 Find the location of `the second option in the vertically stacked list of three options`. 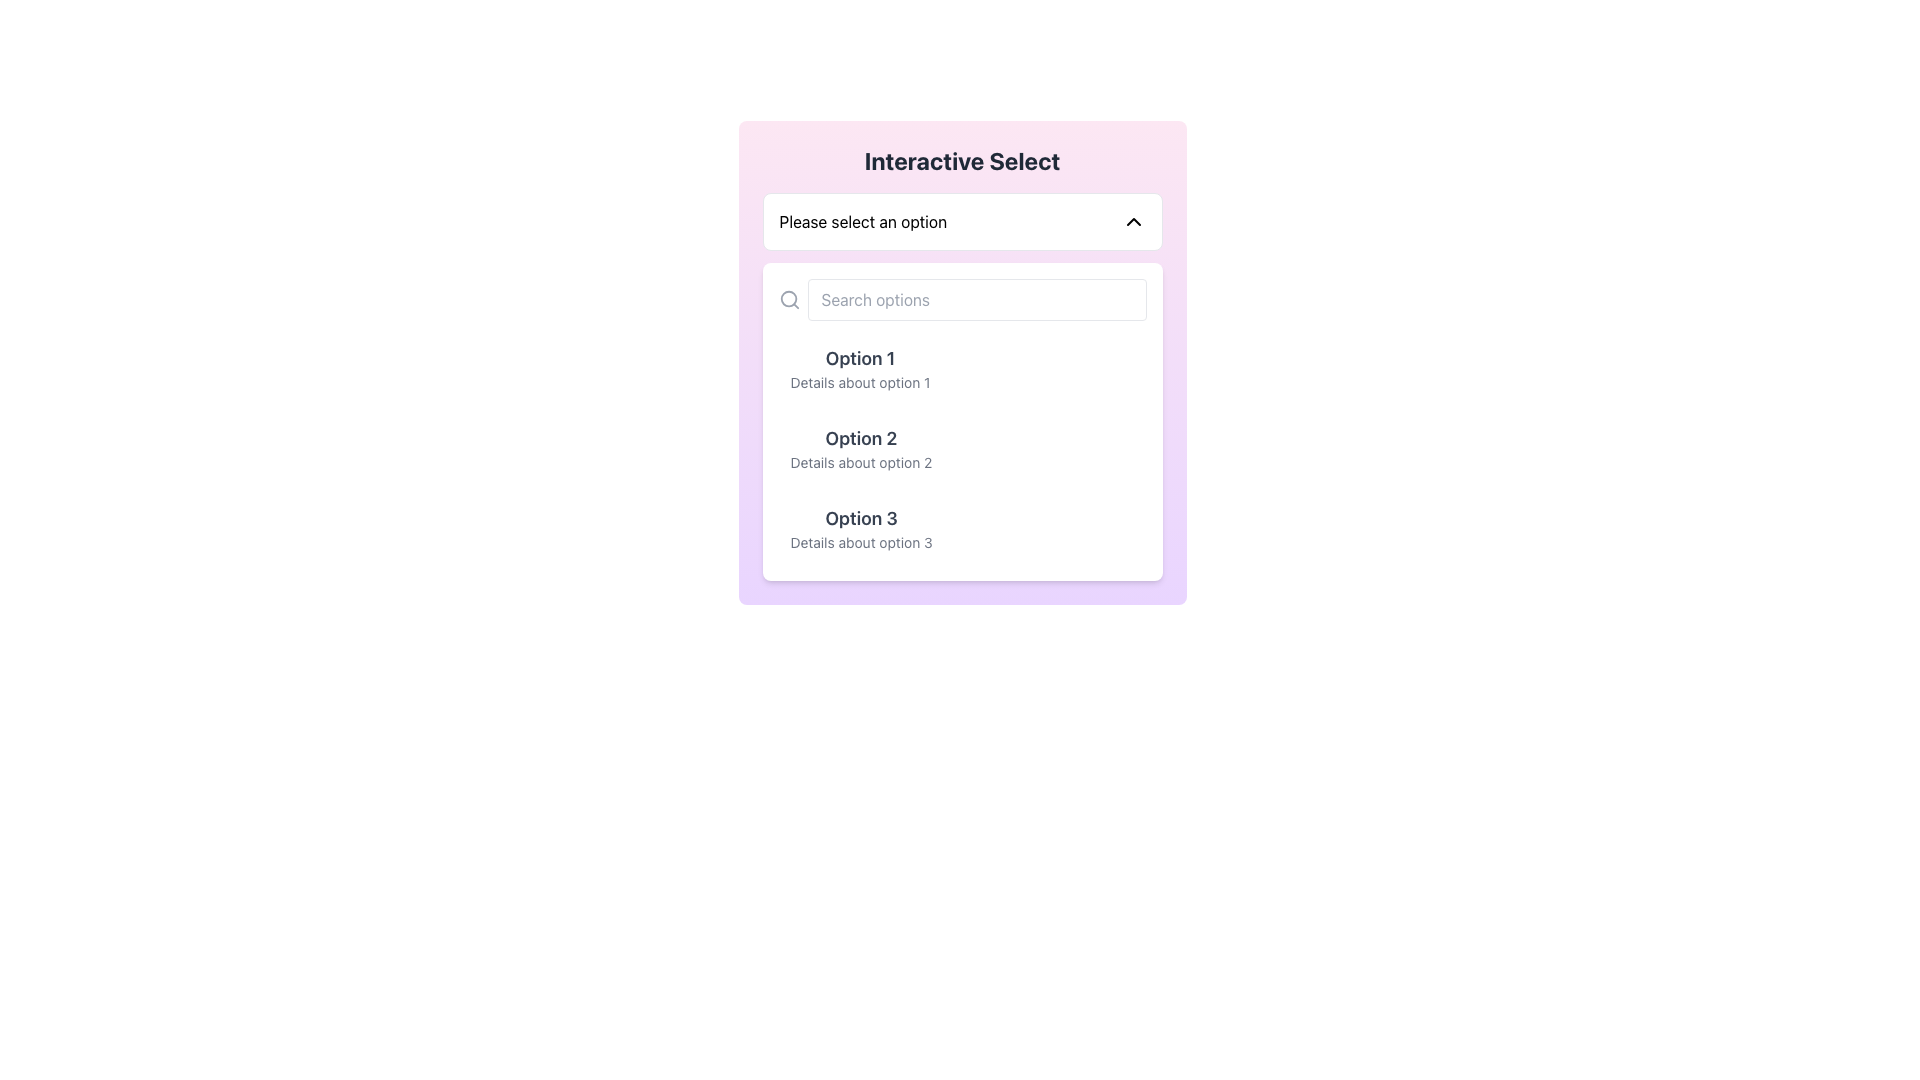

the second option in the vertically stacked list of three options is located at coordinates (962, 447).